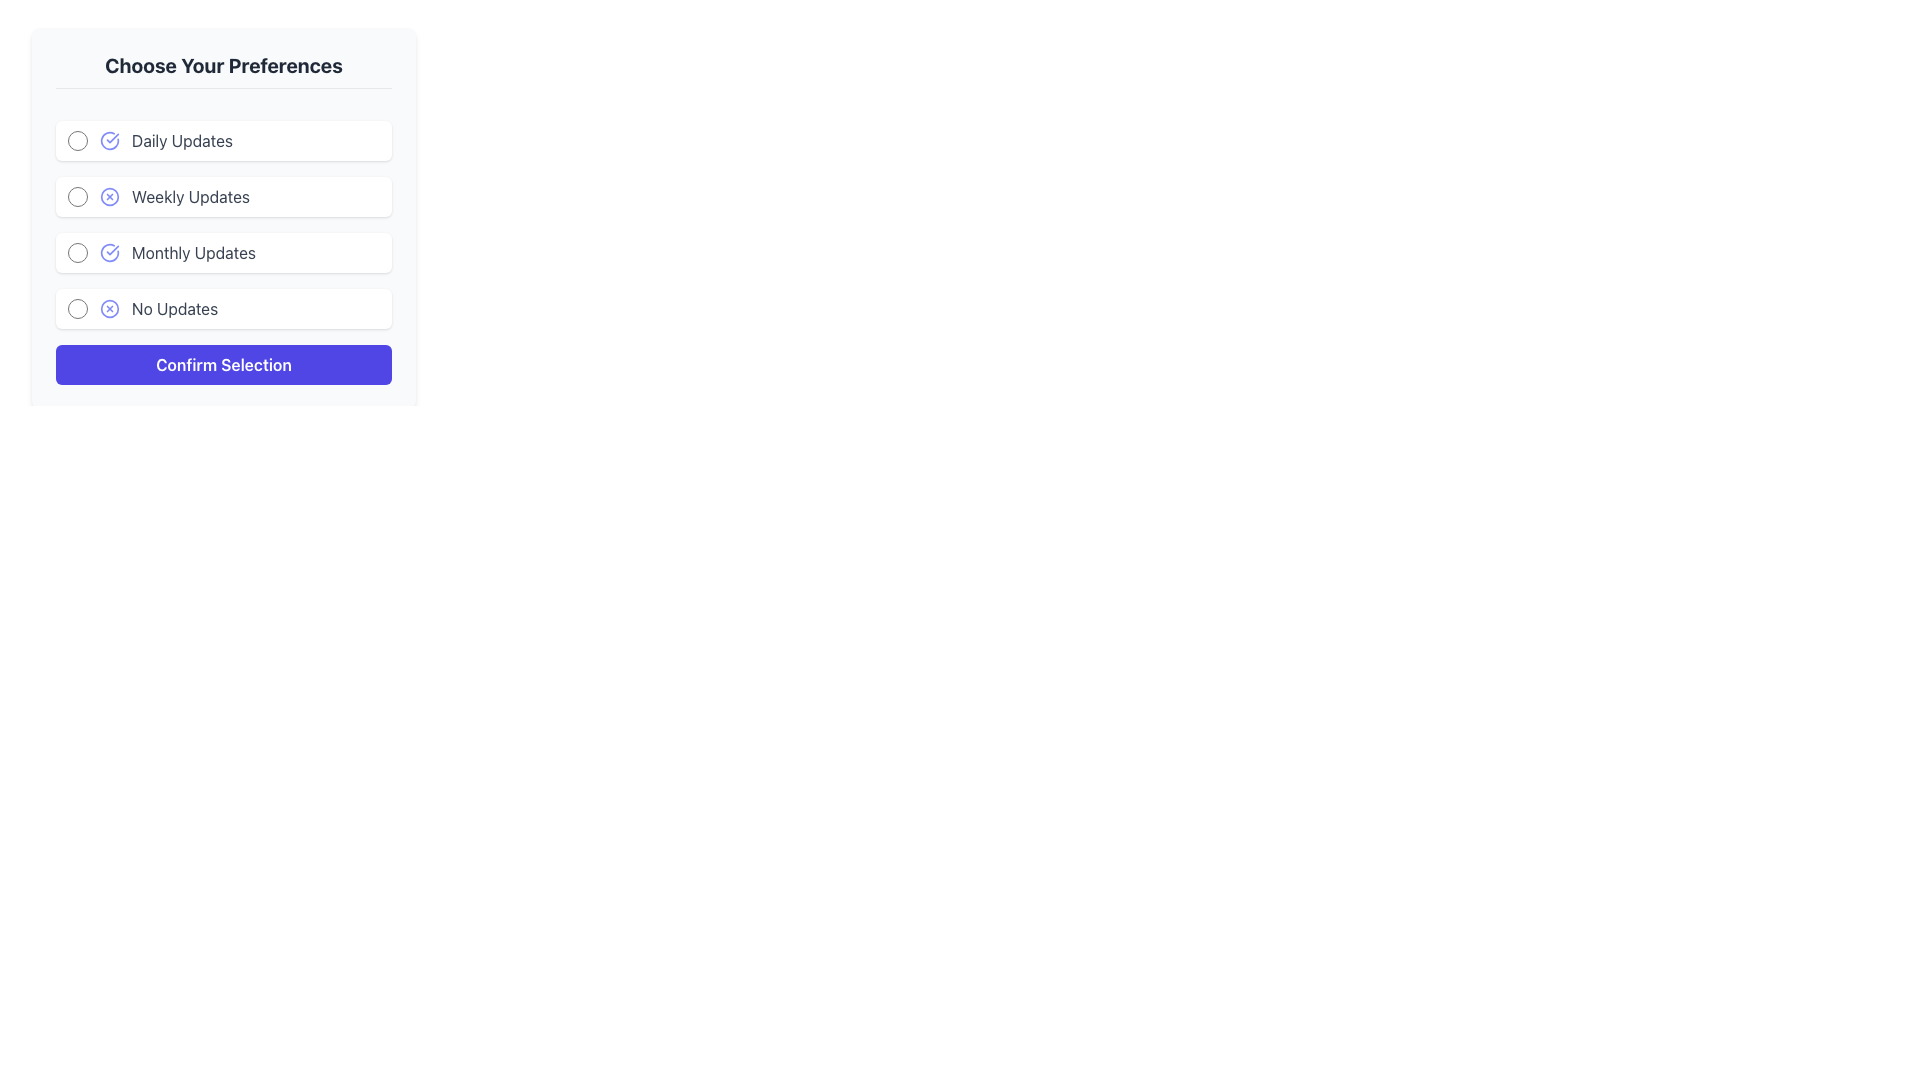  Describe the element at coordinates (193, 252) in the screenshot. I see `text displayed in the 'Monthly Updates' label located within the 'Choose Your Preferences' section` at that location.